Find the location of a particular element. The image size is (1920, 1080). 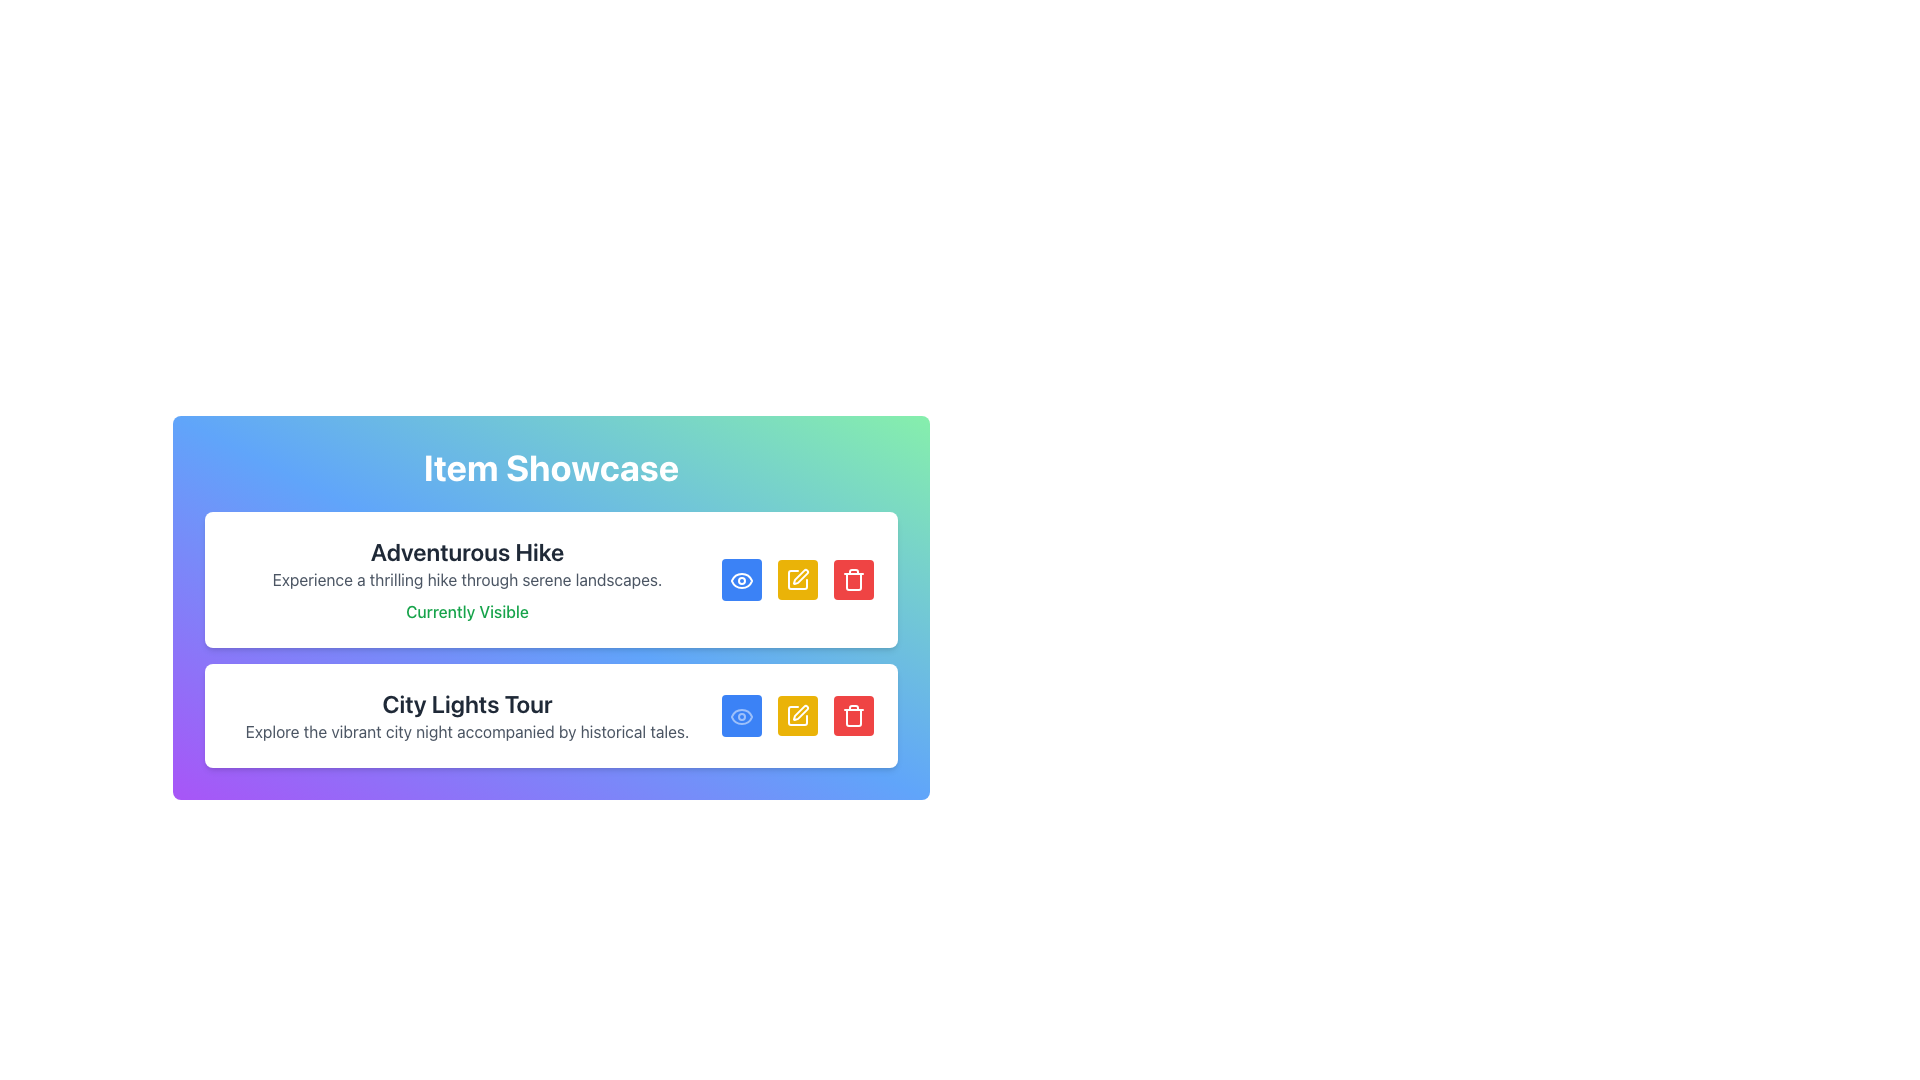

the yellow pen icon button, which represents the 'edit' option for the 'City Lights Tour' item is located at coordinates (801, 712).